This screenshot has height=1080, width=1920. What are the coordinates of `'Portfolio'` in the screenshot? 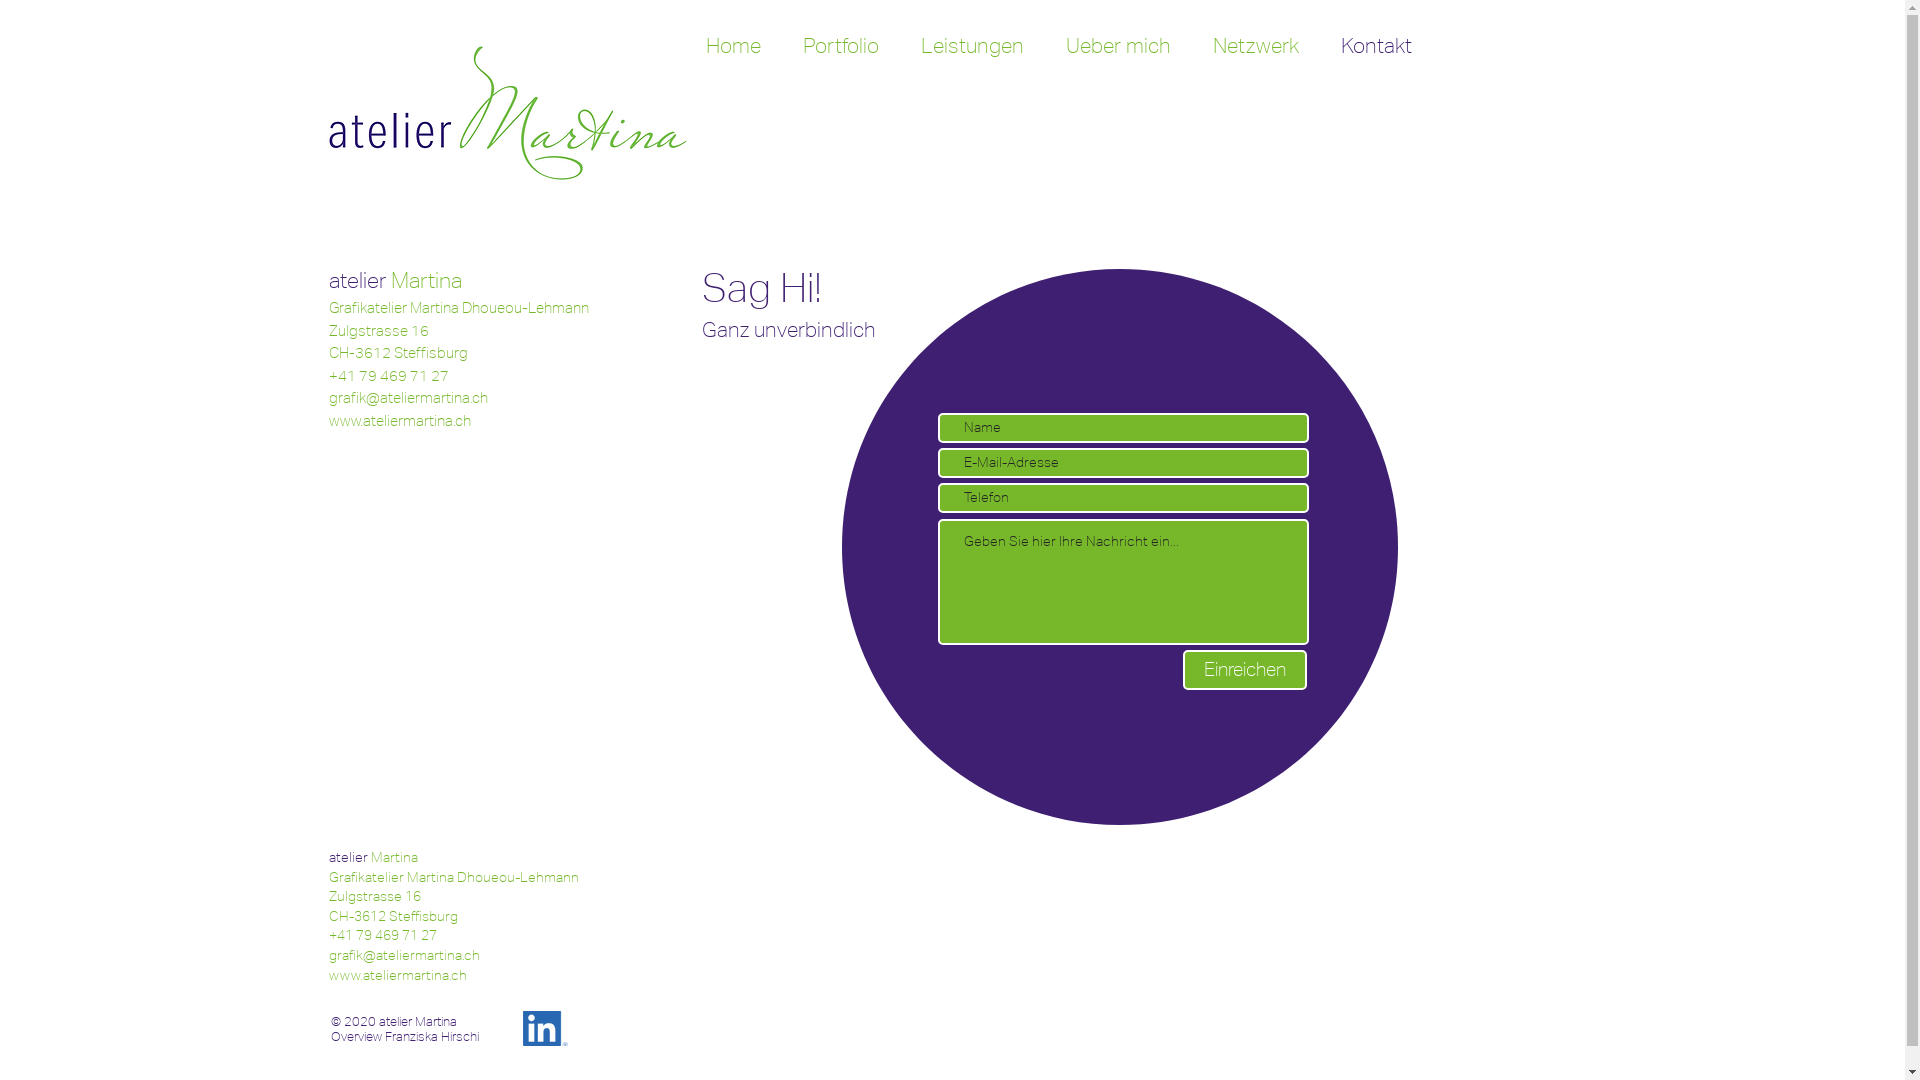 It's located at (781, 45).